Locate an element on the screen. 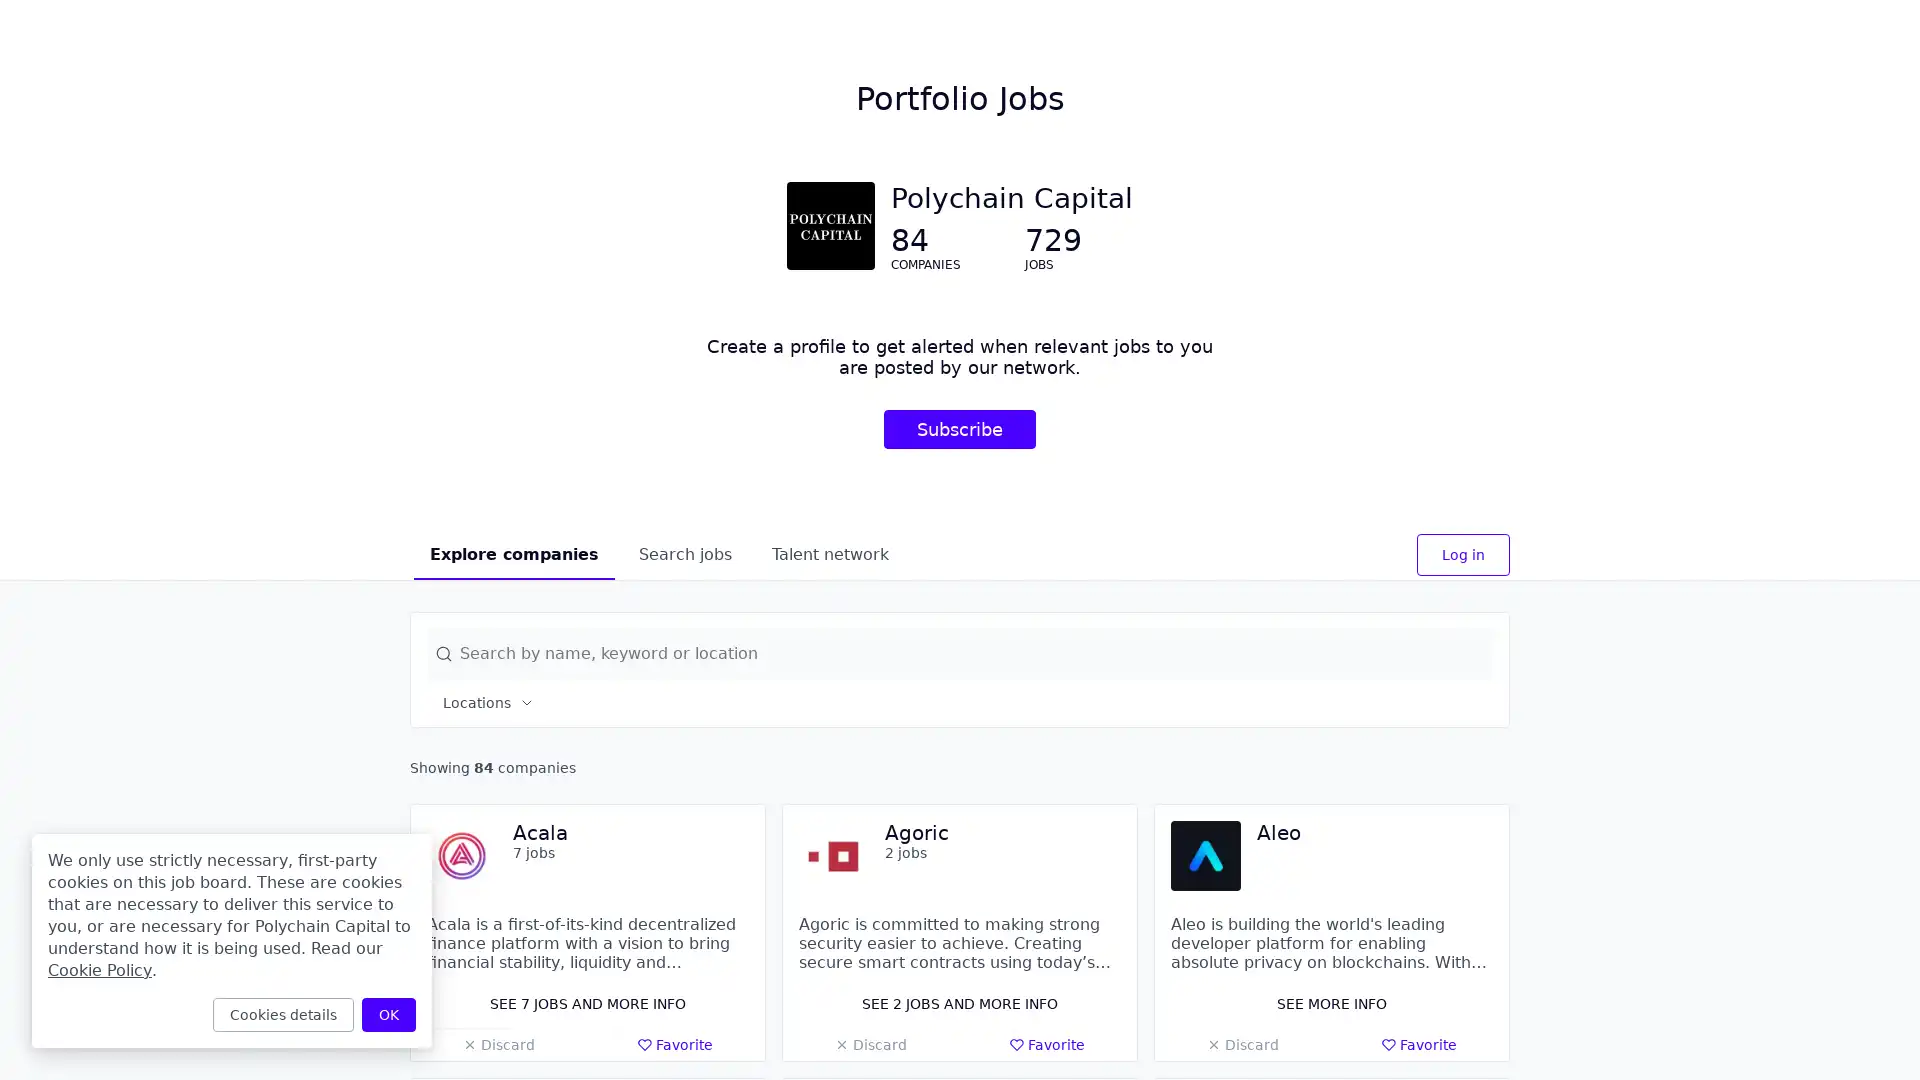  Locations is located at coordinates (489, 701).